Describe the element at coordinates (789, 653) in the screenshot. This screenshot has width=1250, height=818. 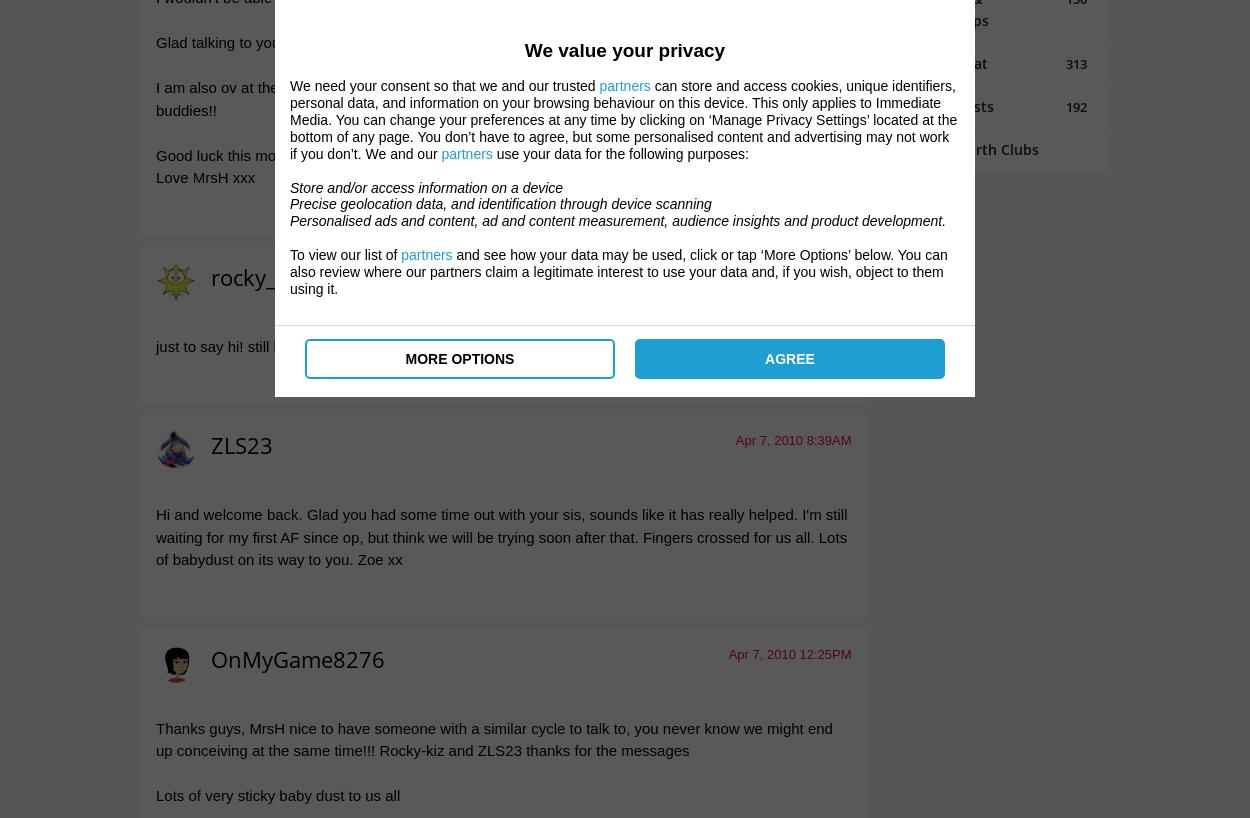
I see `'Apr 7, 2010 12:25PM'` at that location.